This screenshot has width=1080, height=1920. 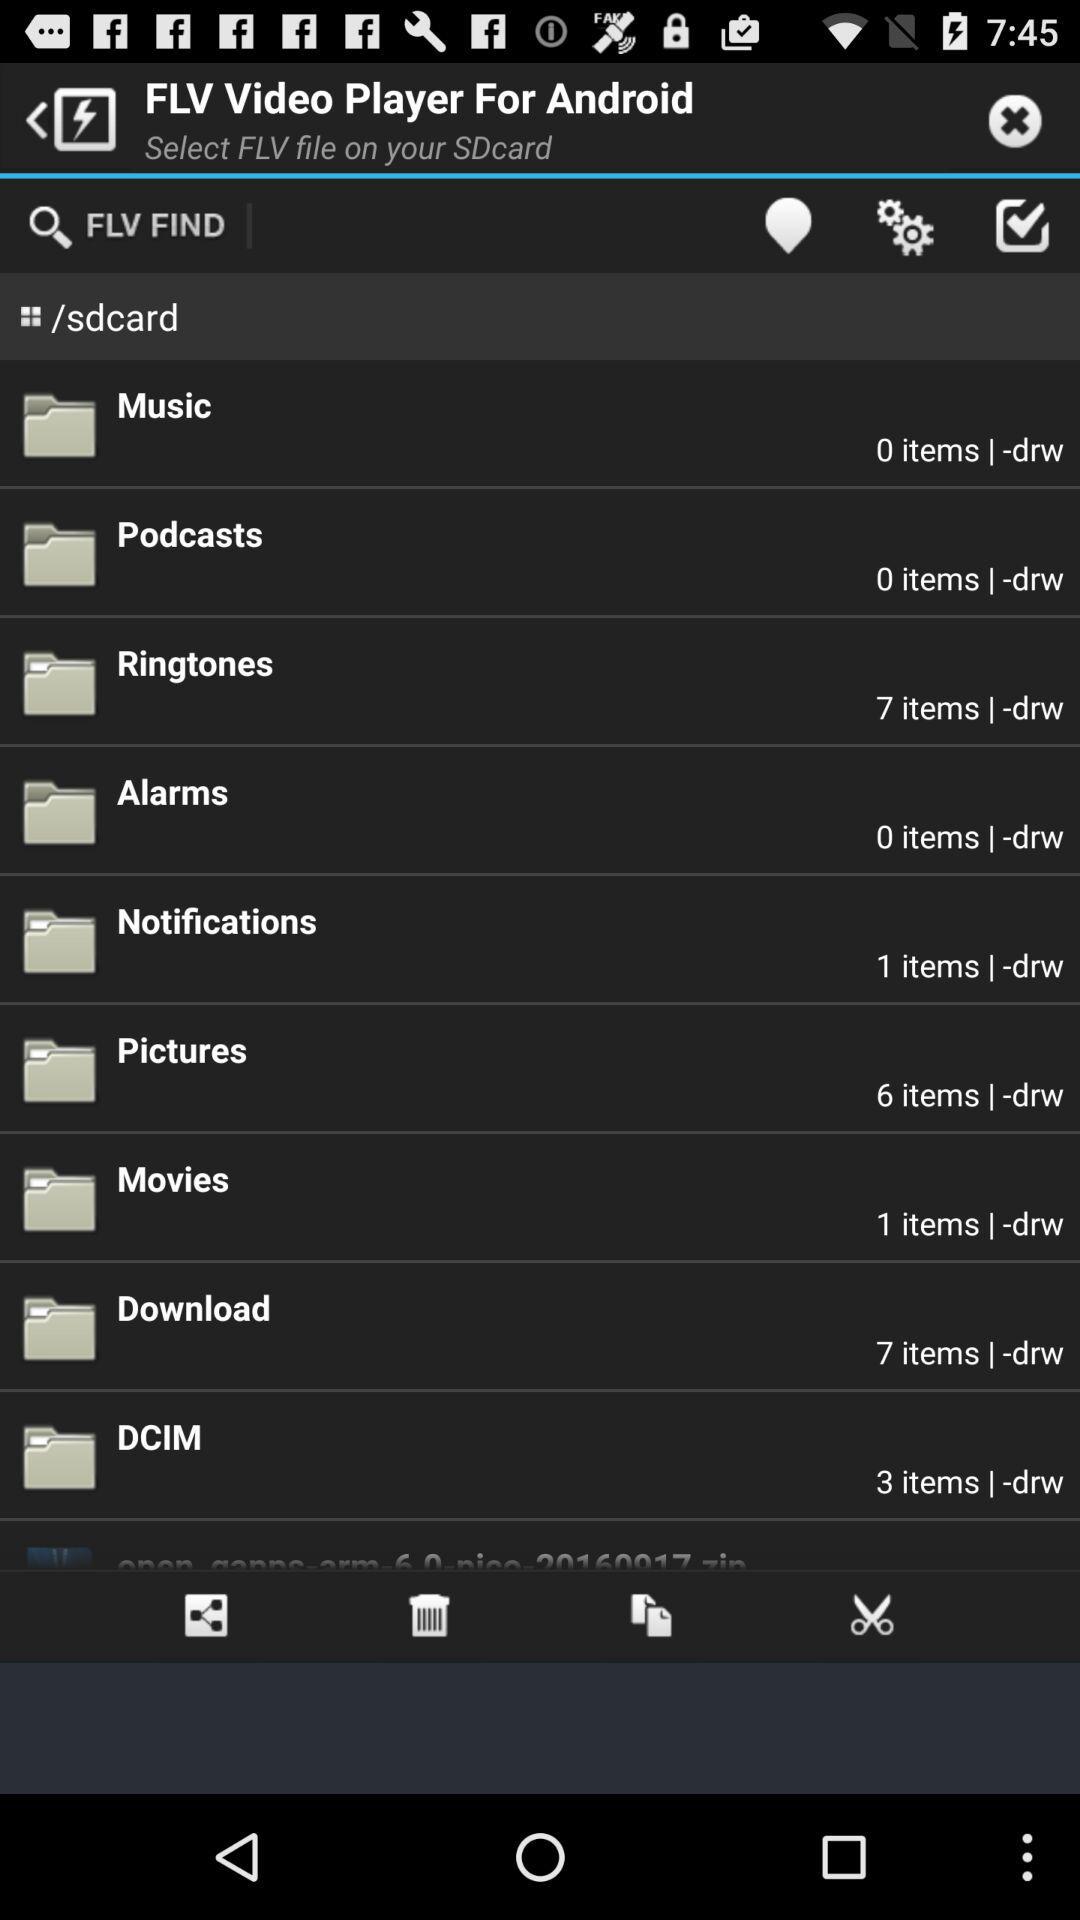 I want to click on the share icon, so click(x=207, y=1728).